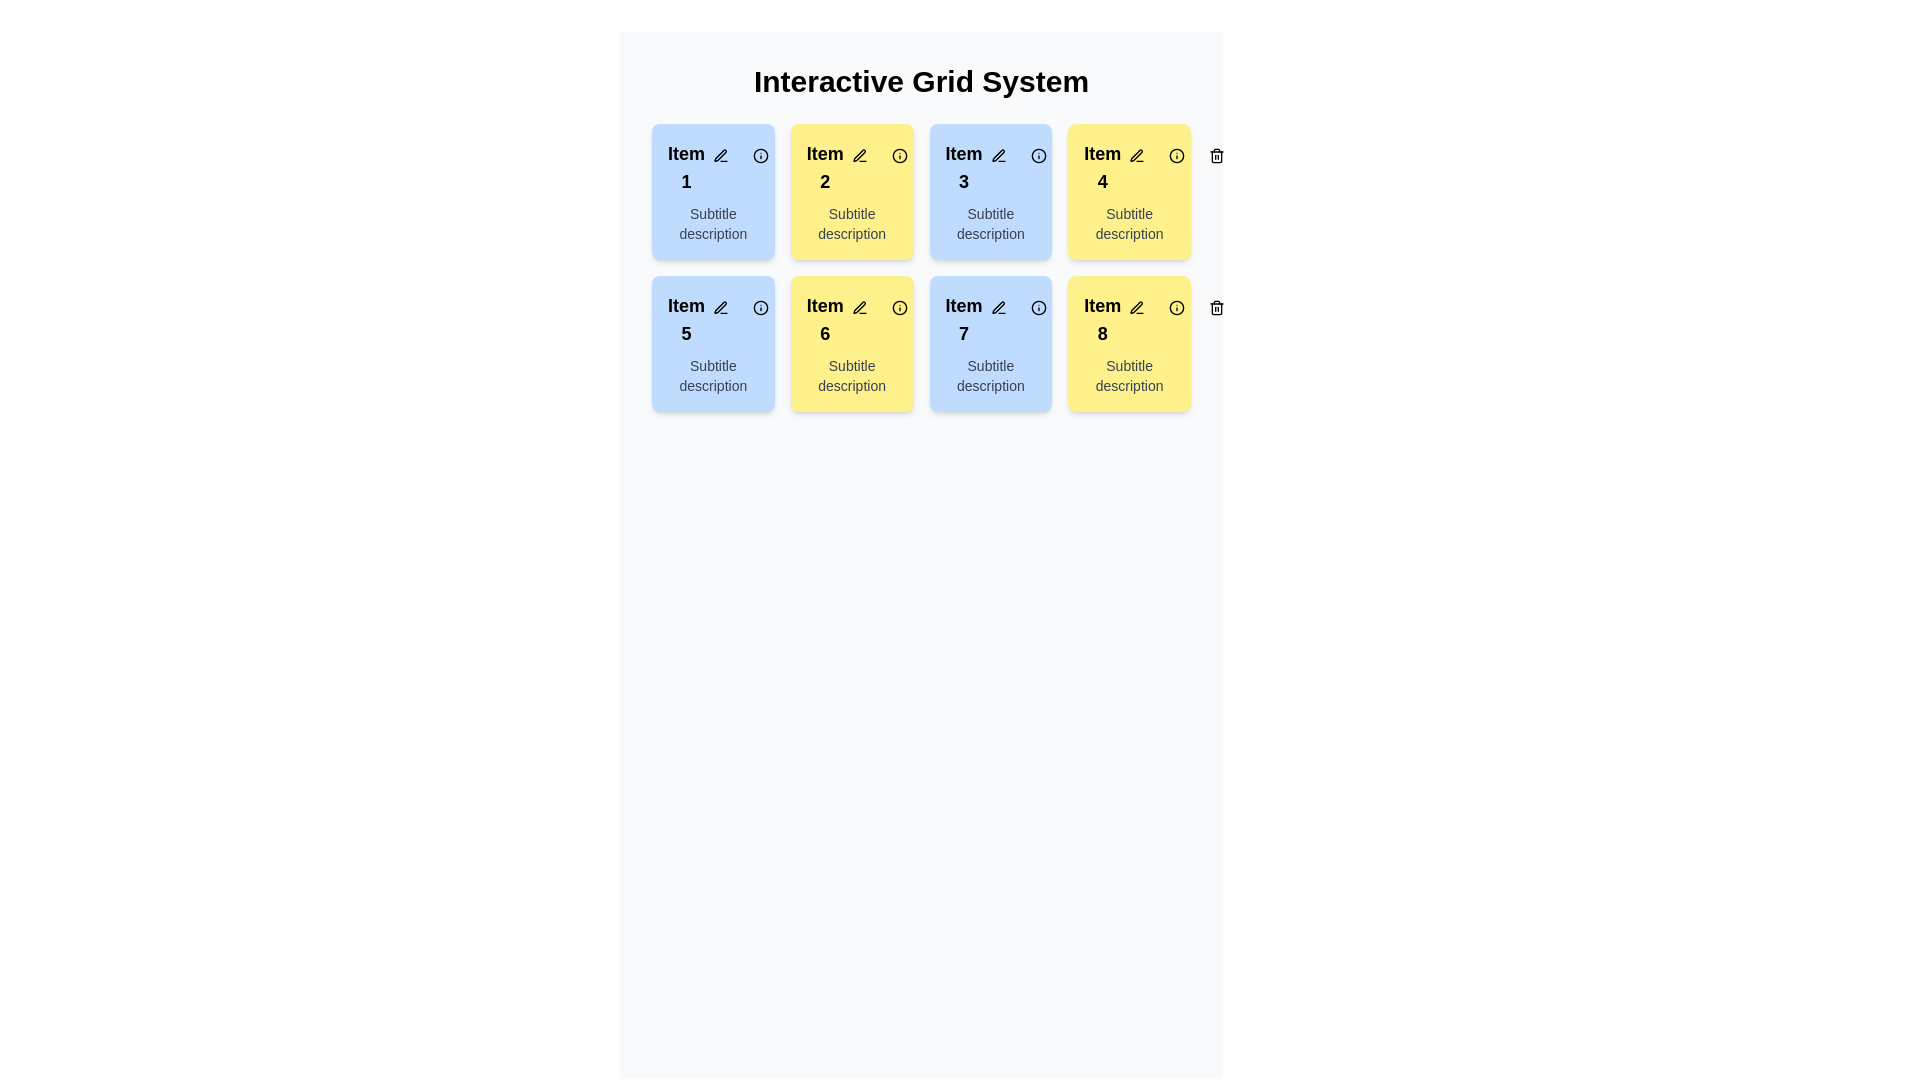 This screenshot has width=1920, height=1080. What do you see at coordinates (852, 223) in the screenshot?
I see `the text label providing supplementary information for the card titled 'Item 2', located centrally below the title text in the bottom section of the card` at bounding box center [852, 223].